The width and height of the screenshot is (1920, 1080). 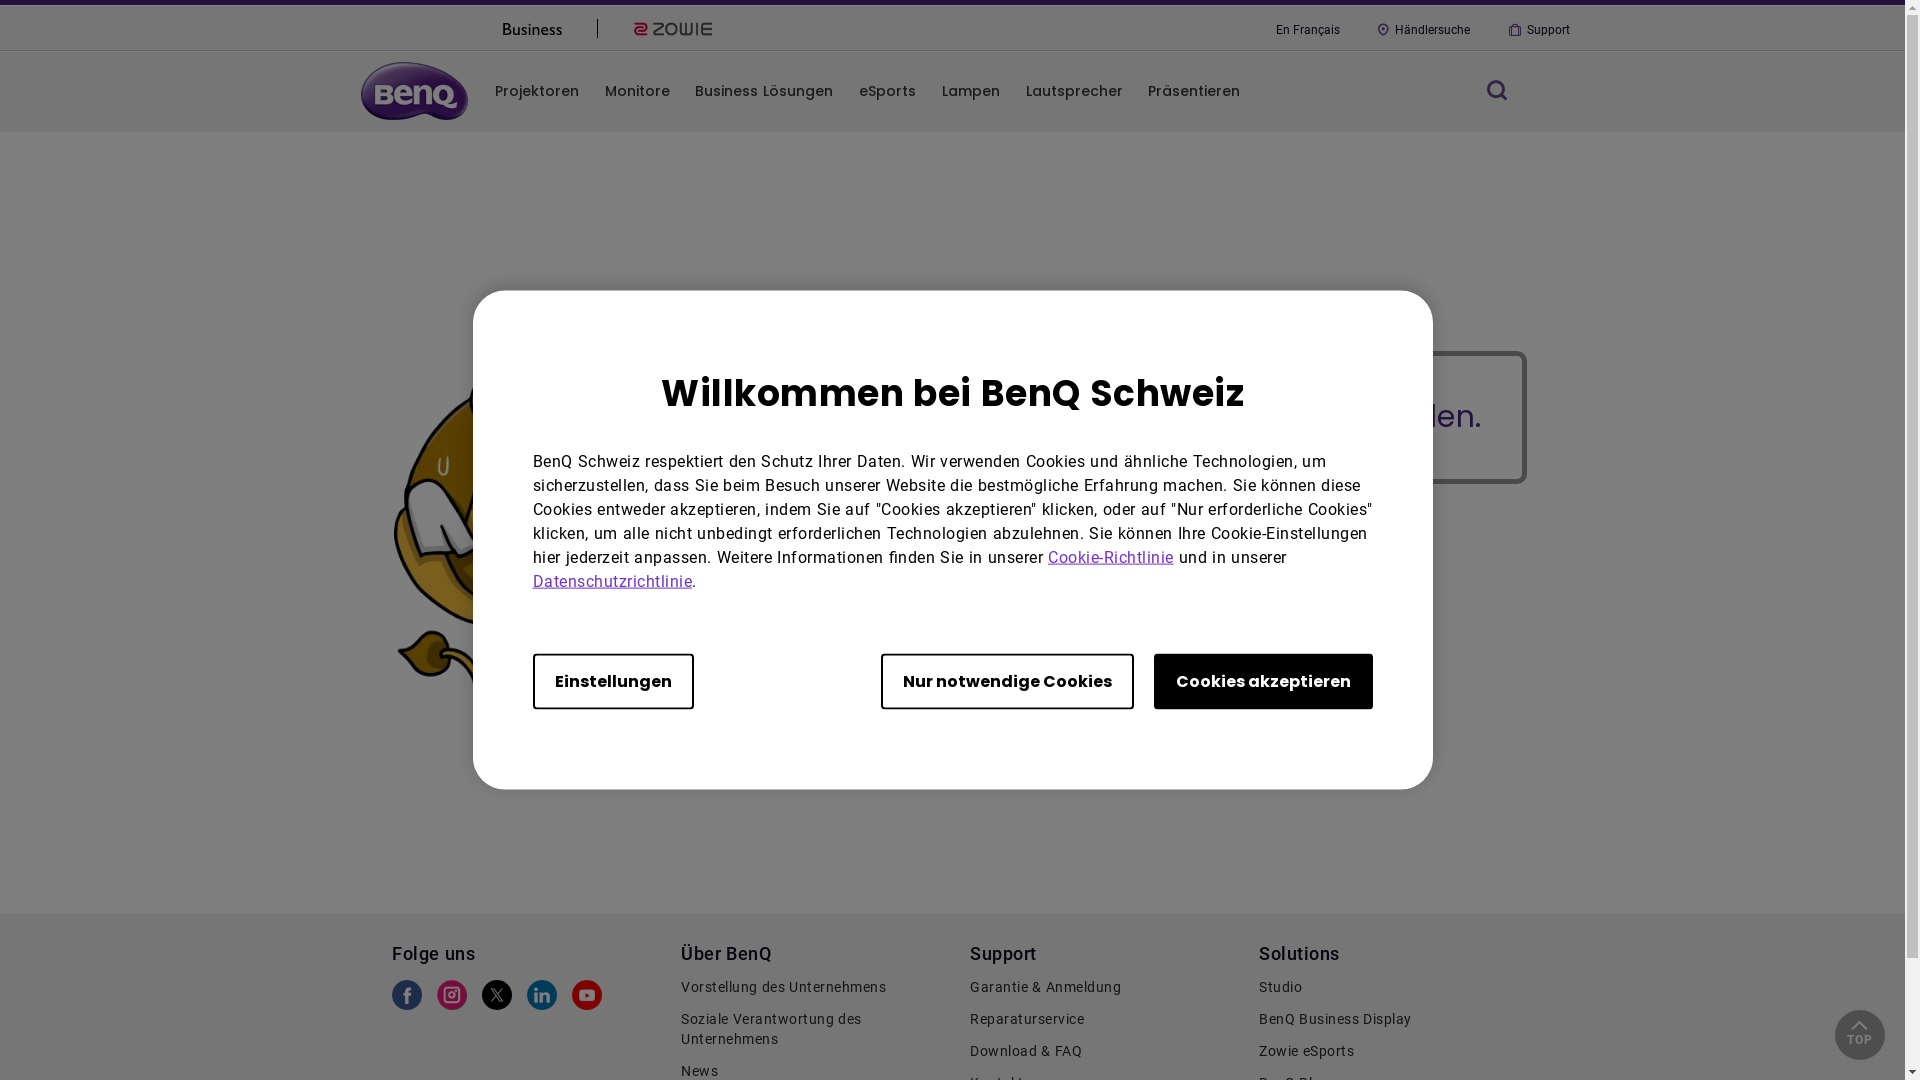 What do you see at coordinates (484, 91) in the screenshot?
I see `'Projektoren'` at bounding box center [484, 91].